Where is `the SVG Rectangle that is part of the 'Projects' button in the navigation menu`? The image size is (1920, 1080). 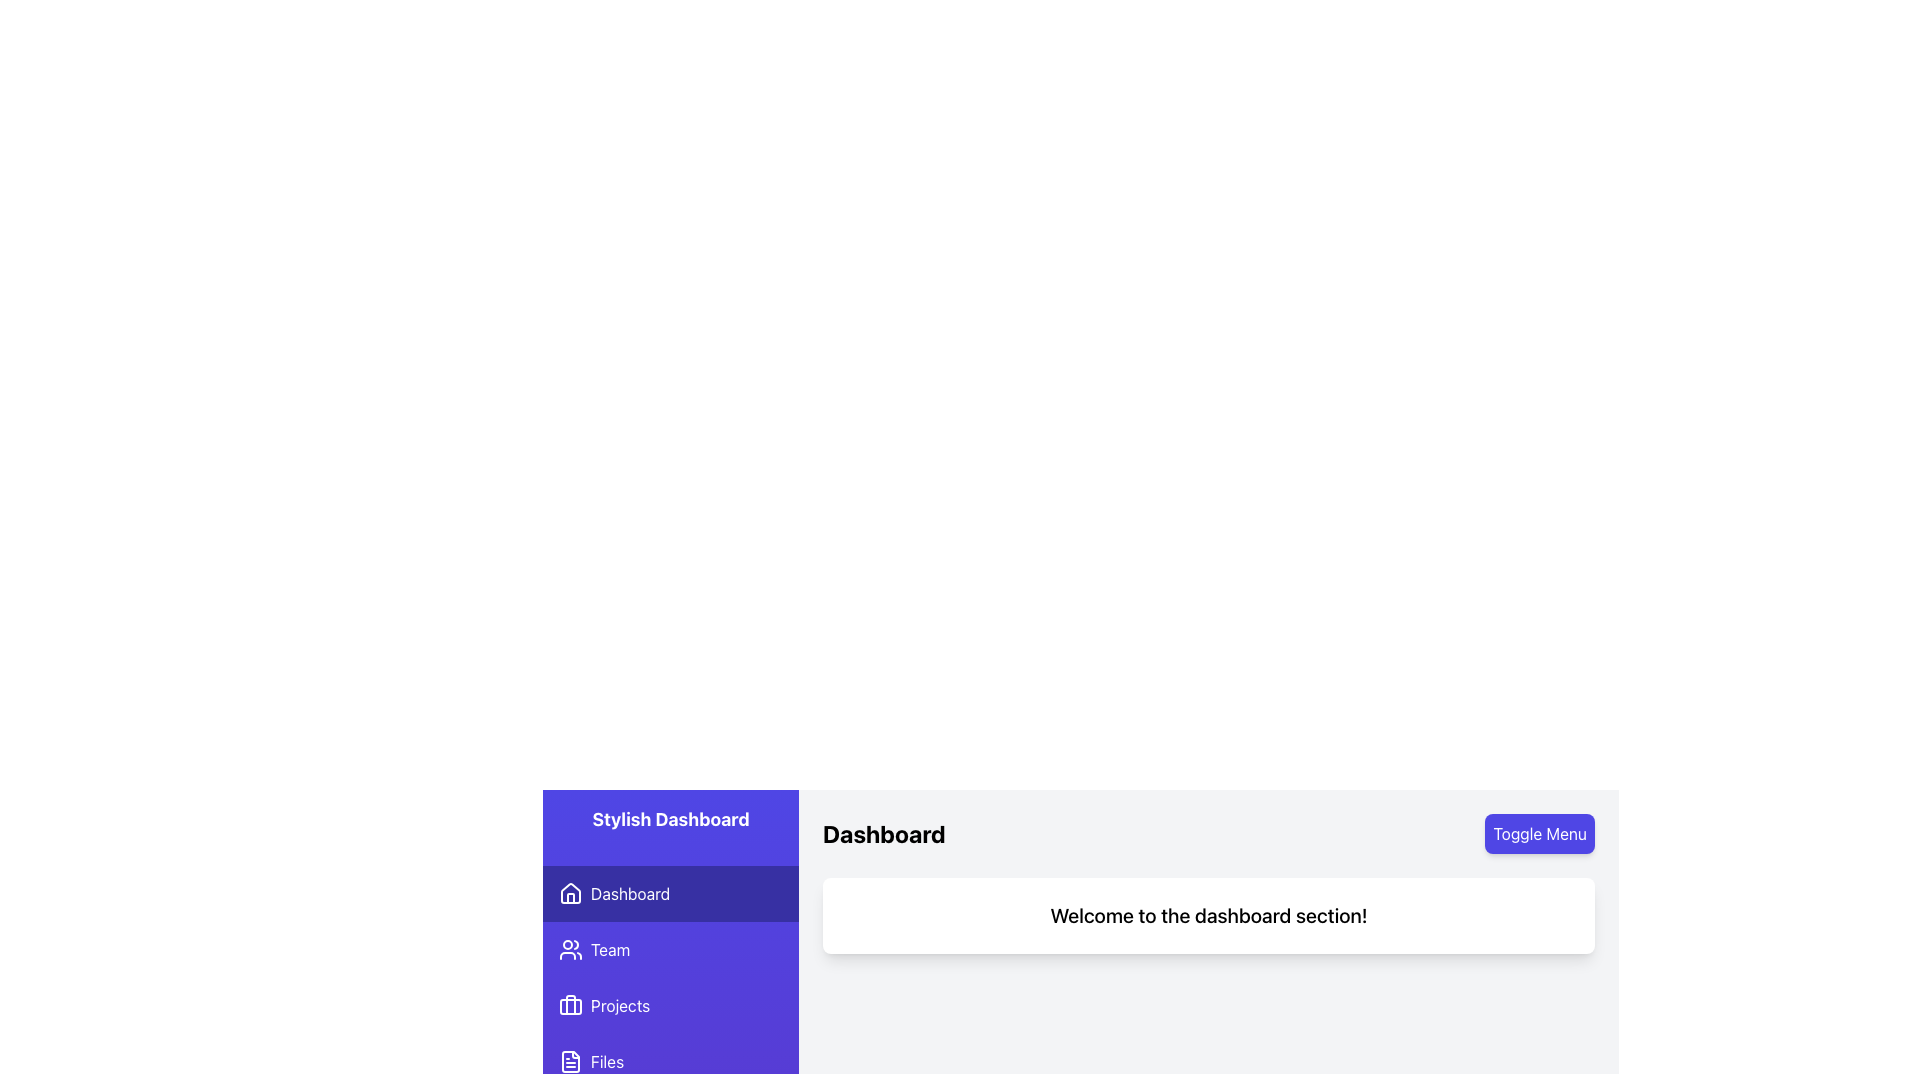 the SVG Rectangle that is part of the 'Projects' button in the navigation menu is located at coordinates (570, 1006).